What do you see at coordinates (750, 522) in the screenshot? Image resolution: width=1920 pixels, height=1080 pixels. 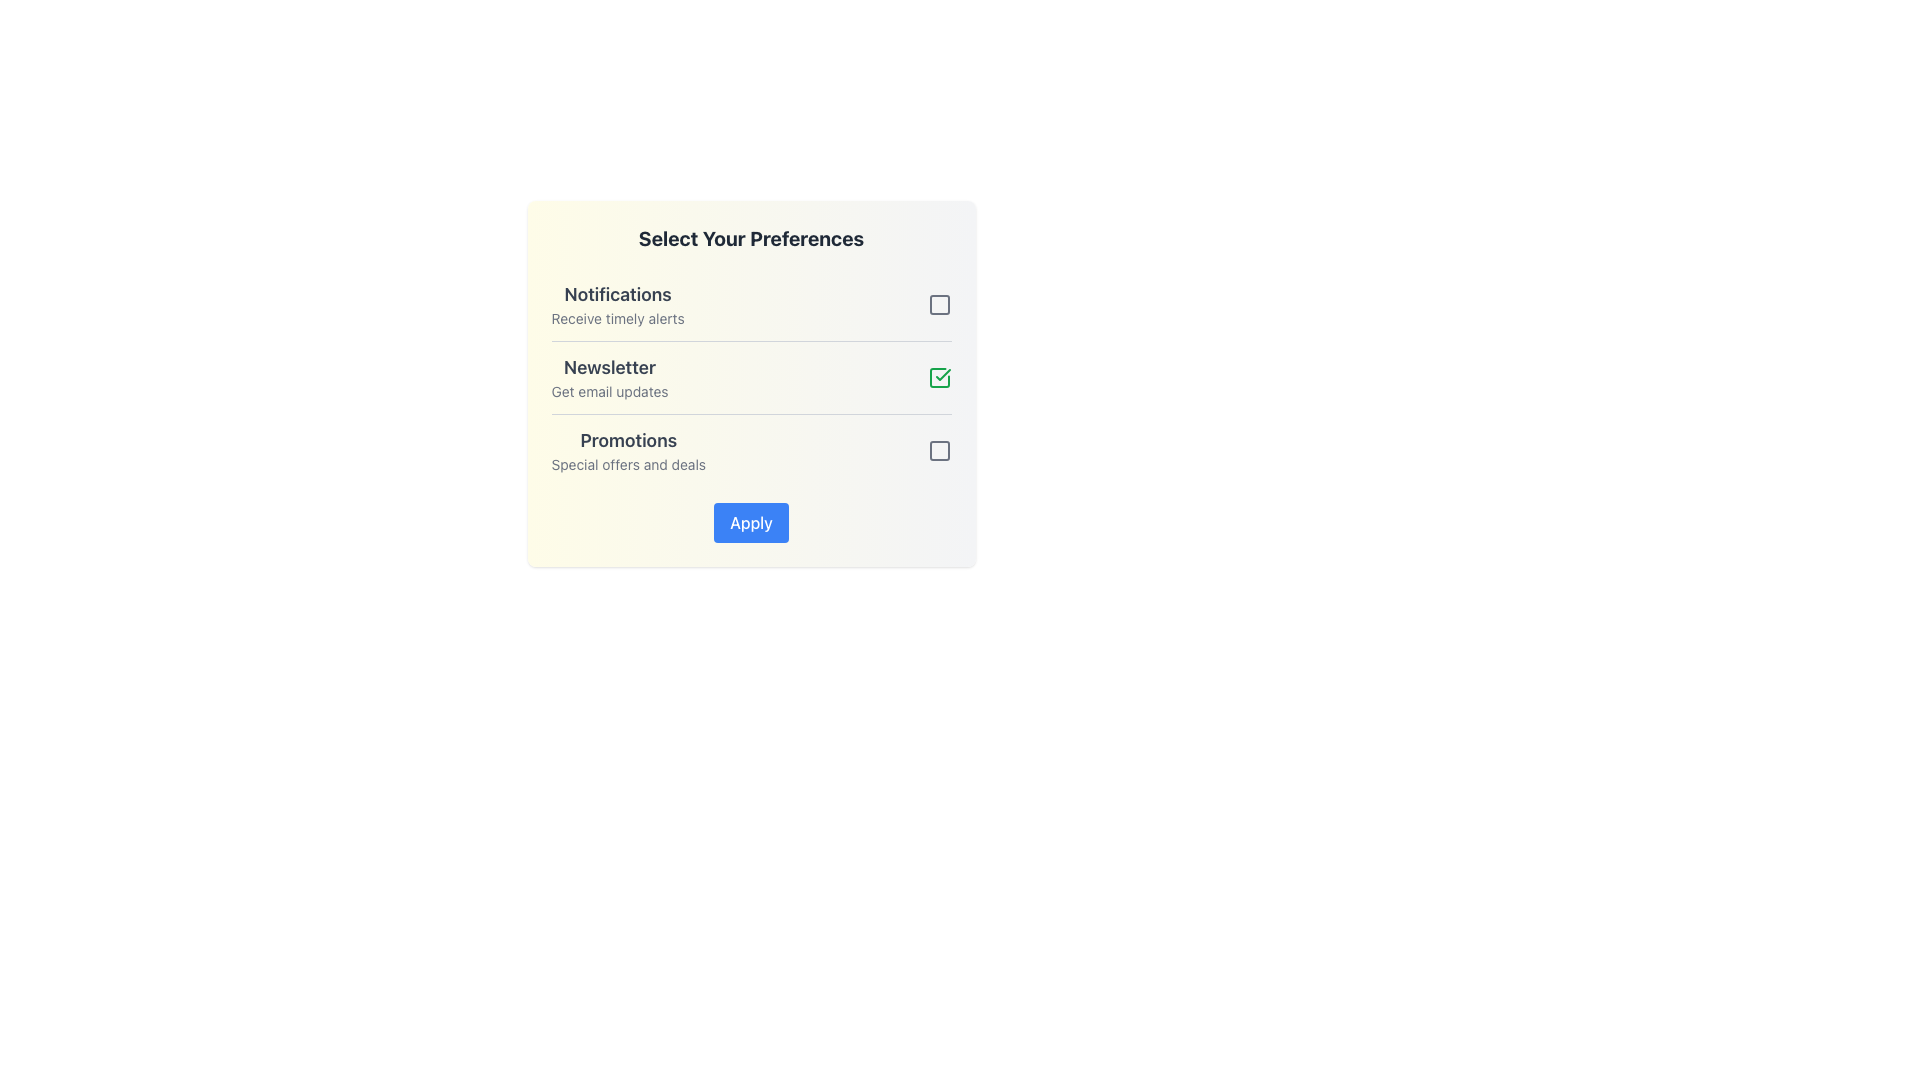 I see `the 'Apply' button, which is a rectangular button with rounded corners, blue background, and white text, located at the bottom of the 'Select Your Preferences' section` at bounding box center [750, 522].